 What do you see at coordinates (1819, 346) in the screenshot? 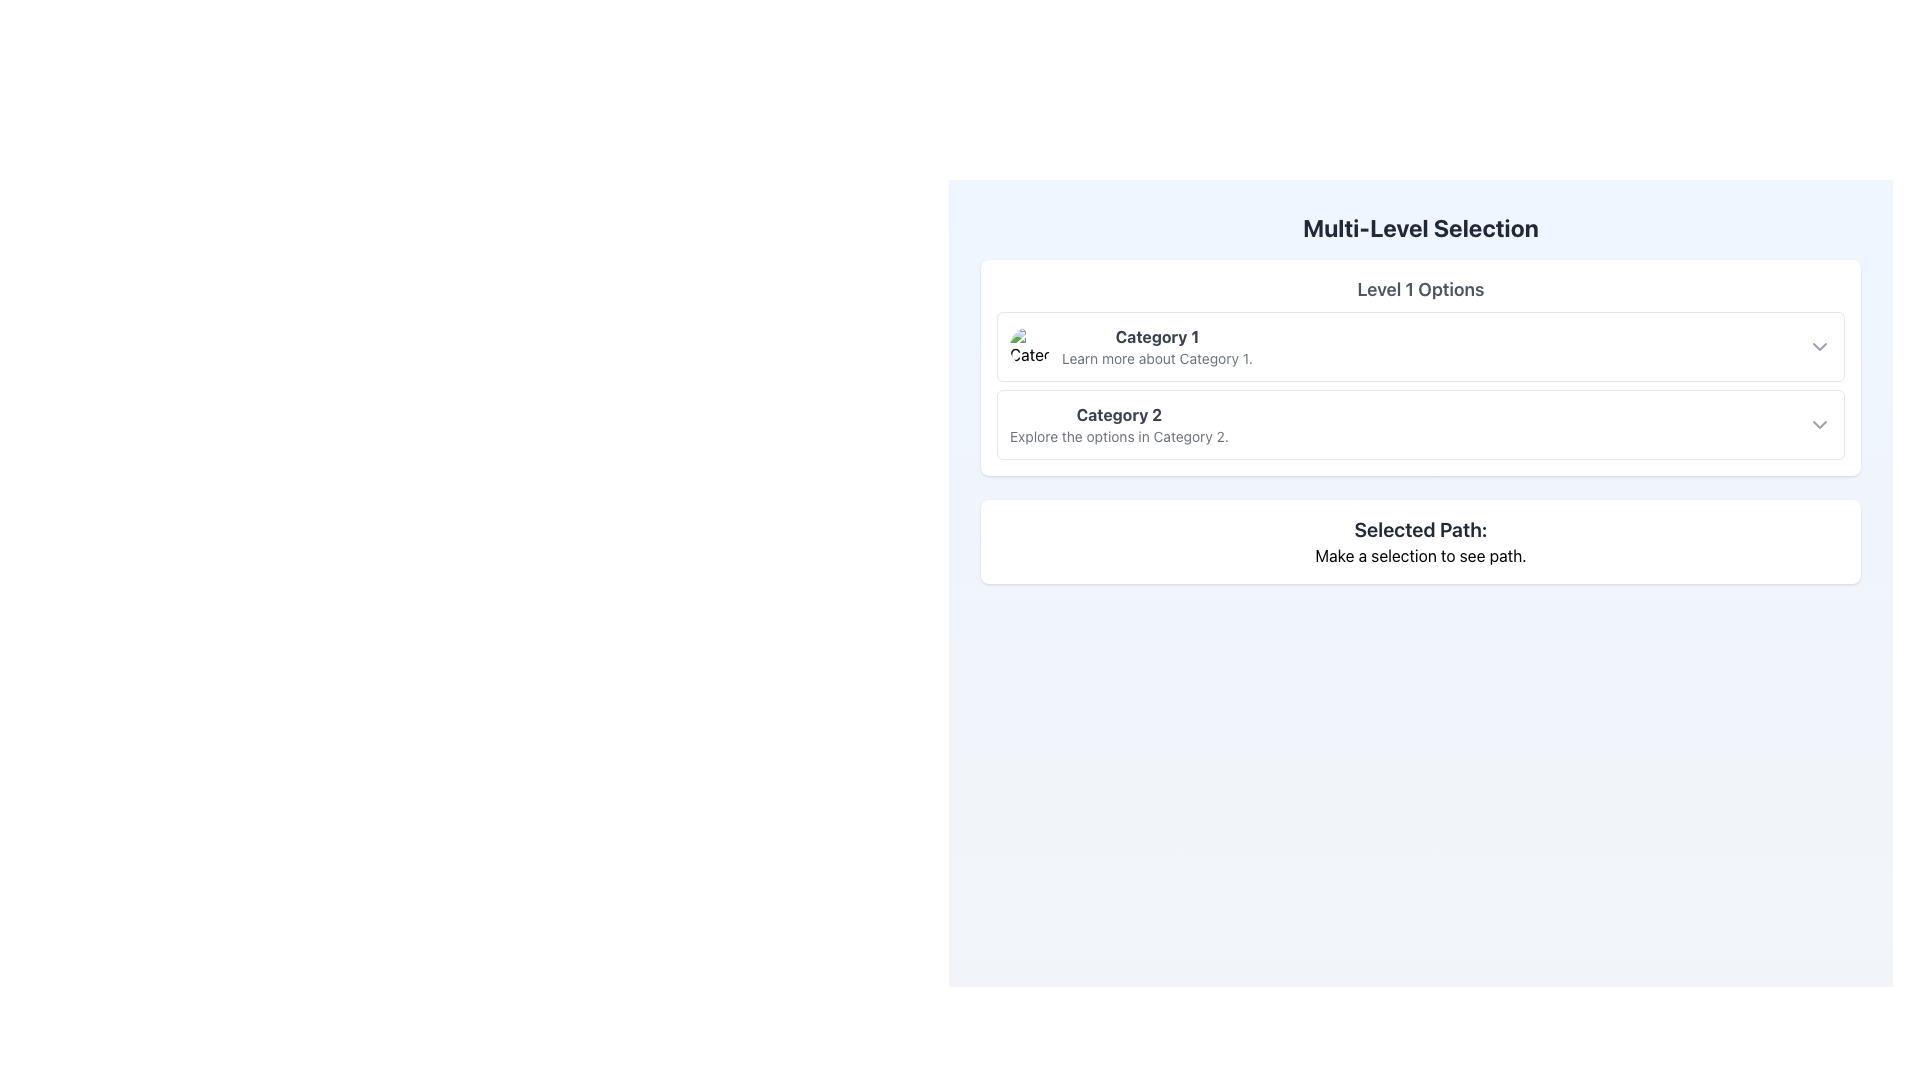
I see `the chevron-shaped downward arrow icon located on the right side of the 'Category 1' option in the 'Multi-Level Selection' section` at bounding box center [1819, 346].